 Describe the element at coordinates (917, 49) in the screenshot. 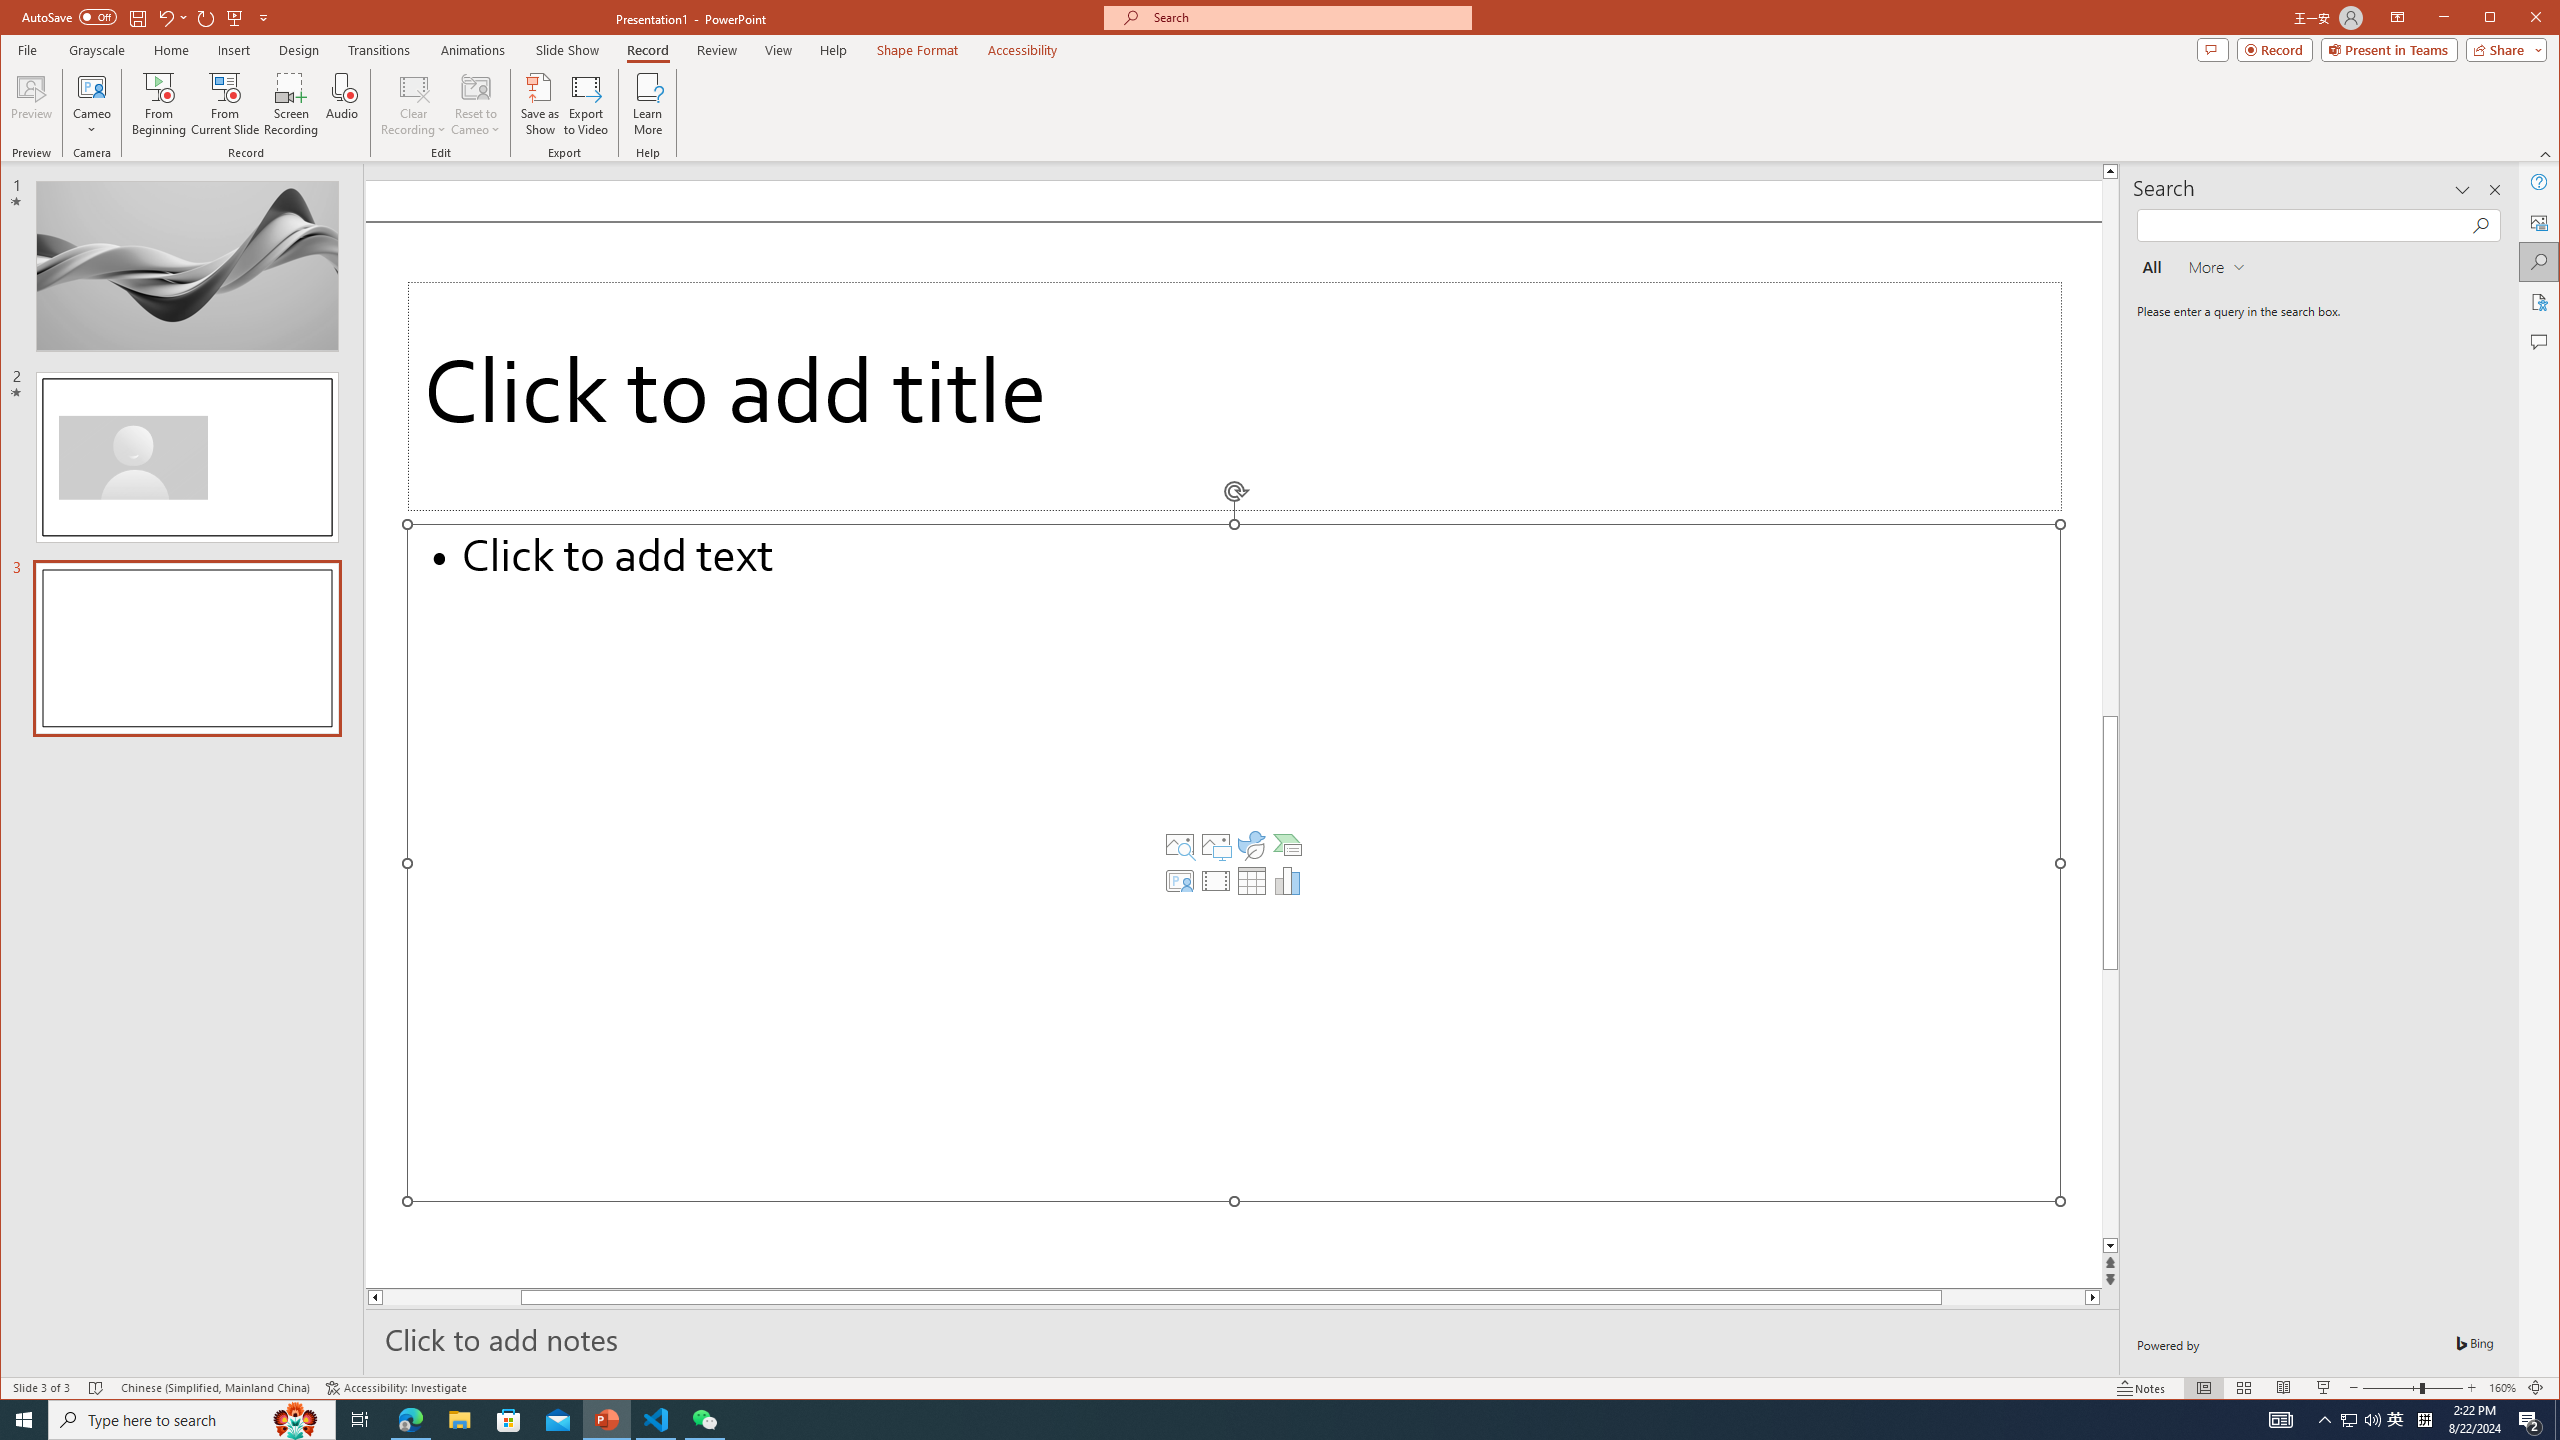

I see `'Shape Format'` at that location.